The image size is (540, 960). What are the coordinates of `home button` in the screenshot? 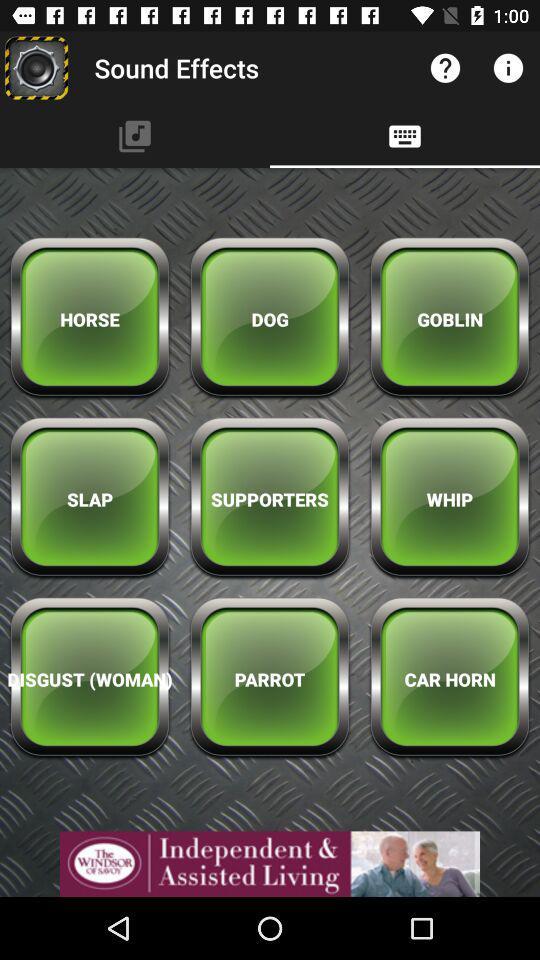 It's located at (36, 68).